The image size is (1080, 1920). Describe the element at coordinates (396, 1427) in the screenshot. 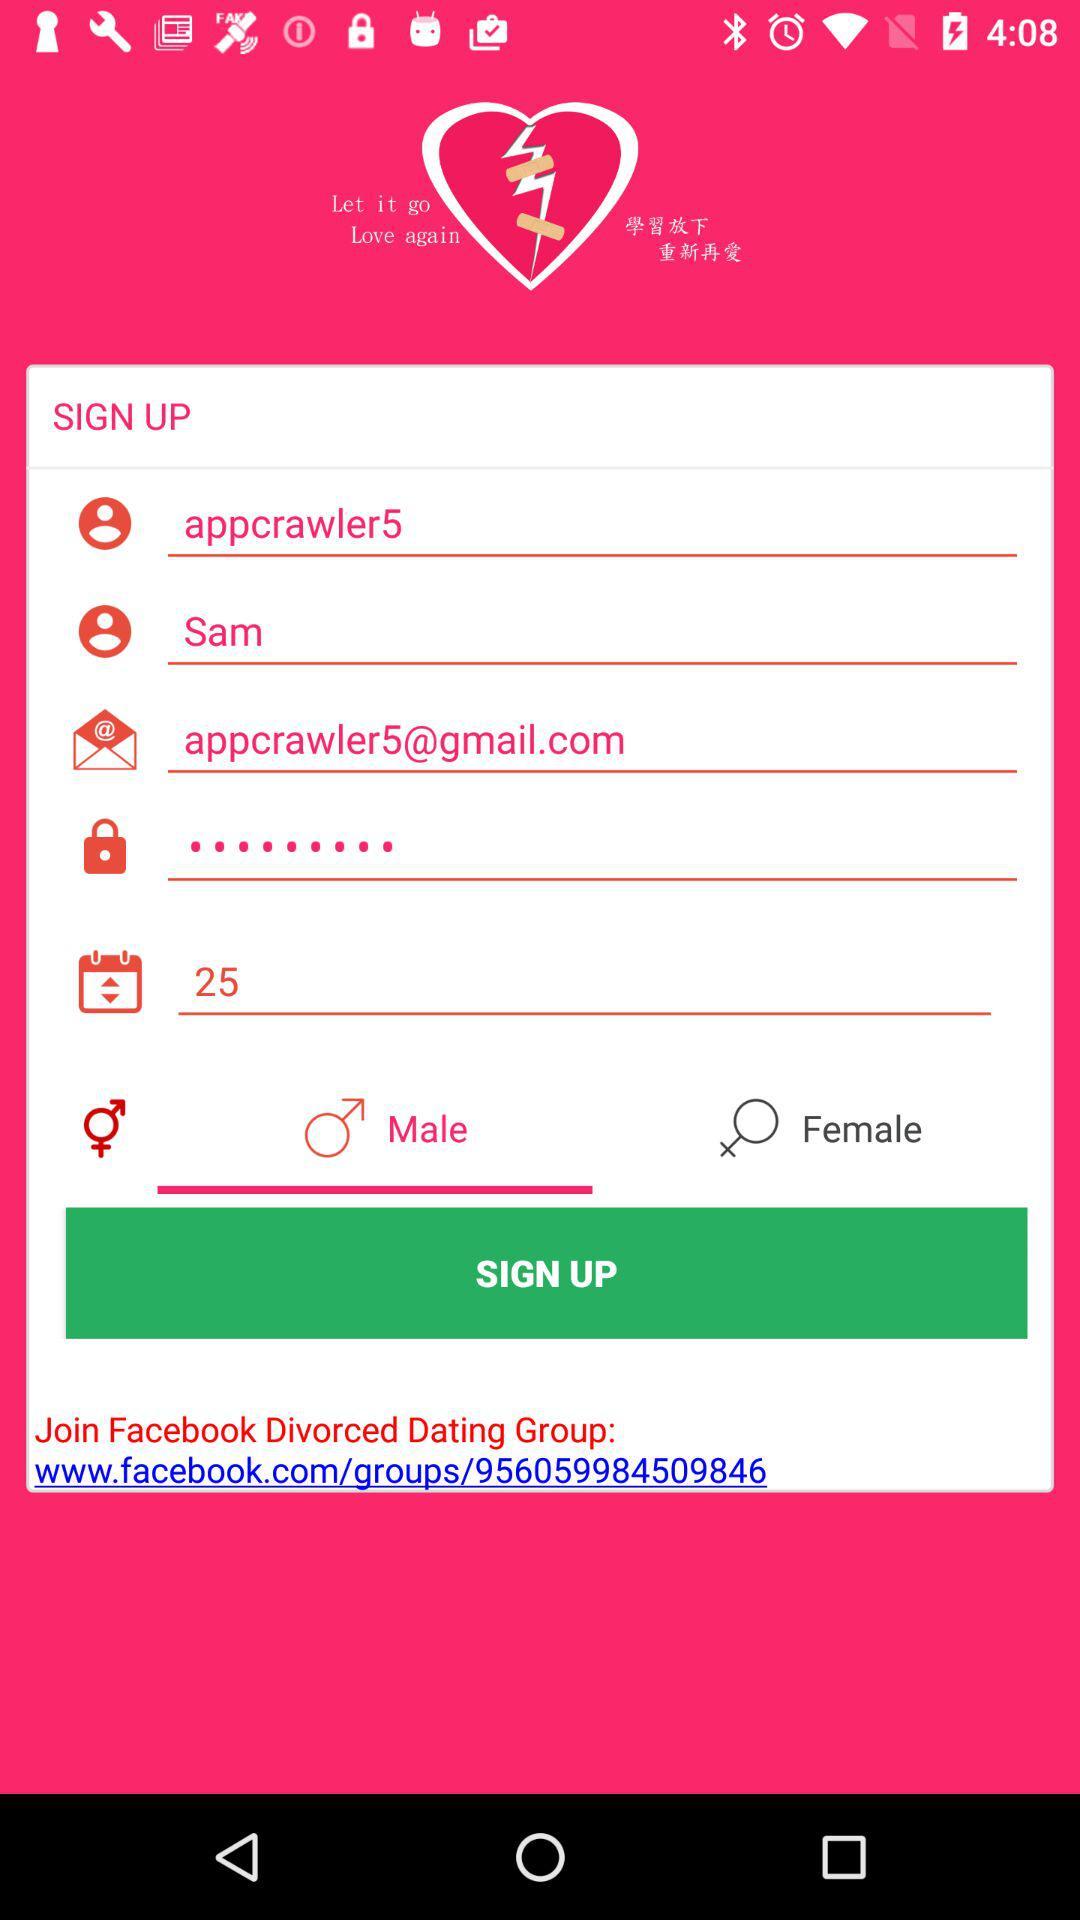

I see `icon below sign up icon` at that location.